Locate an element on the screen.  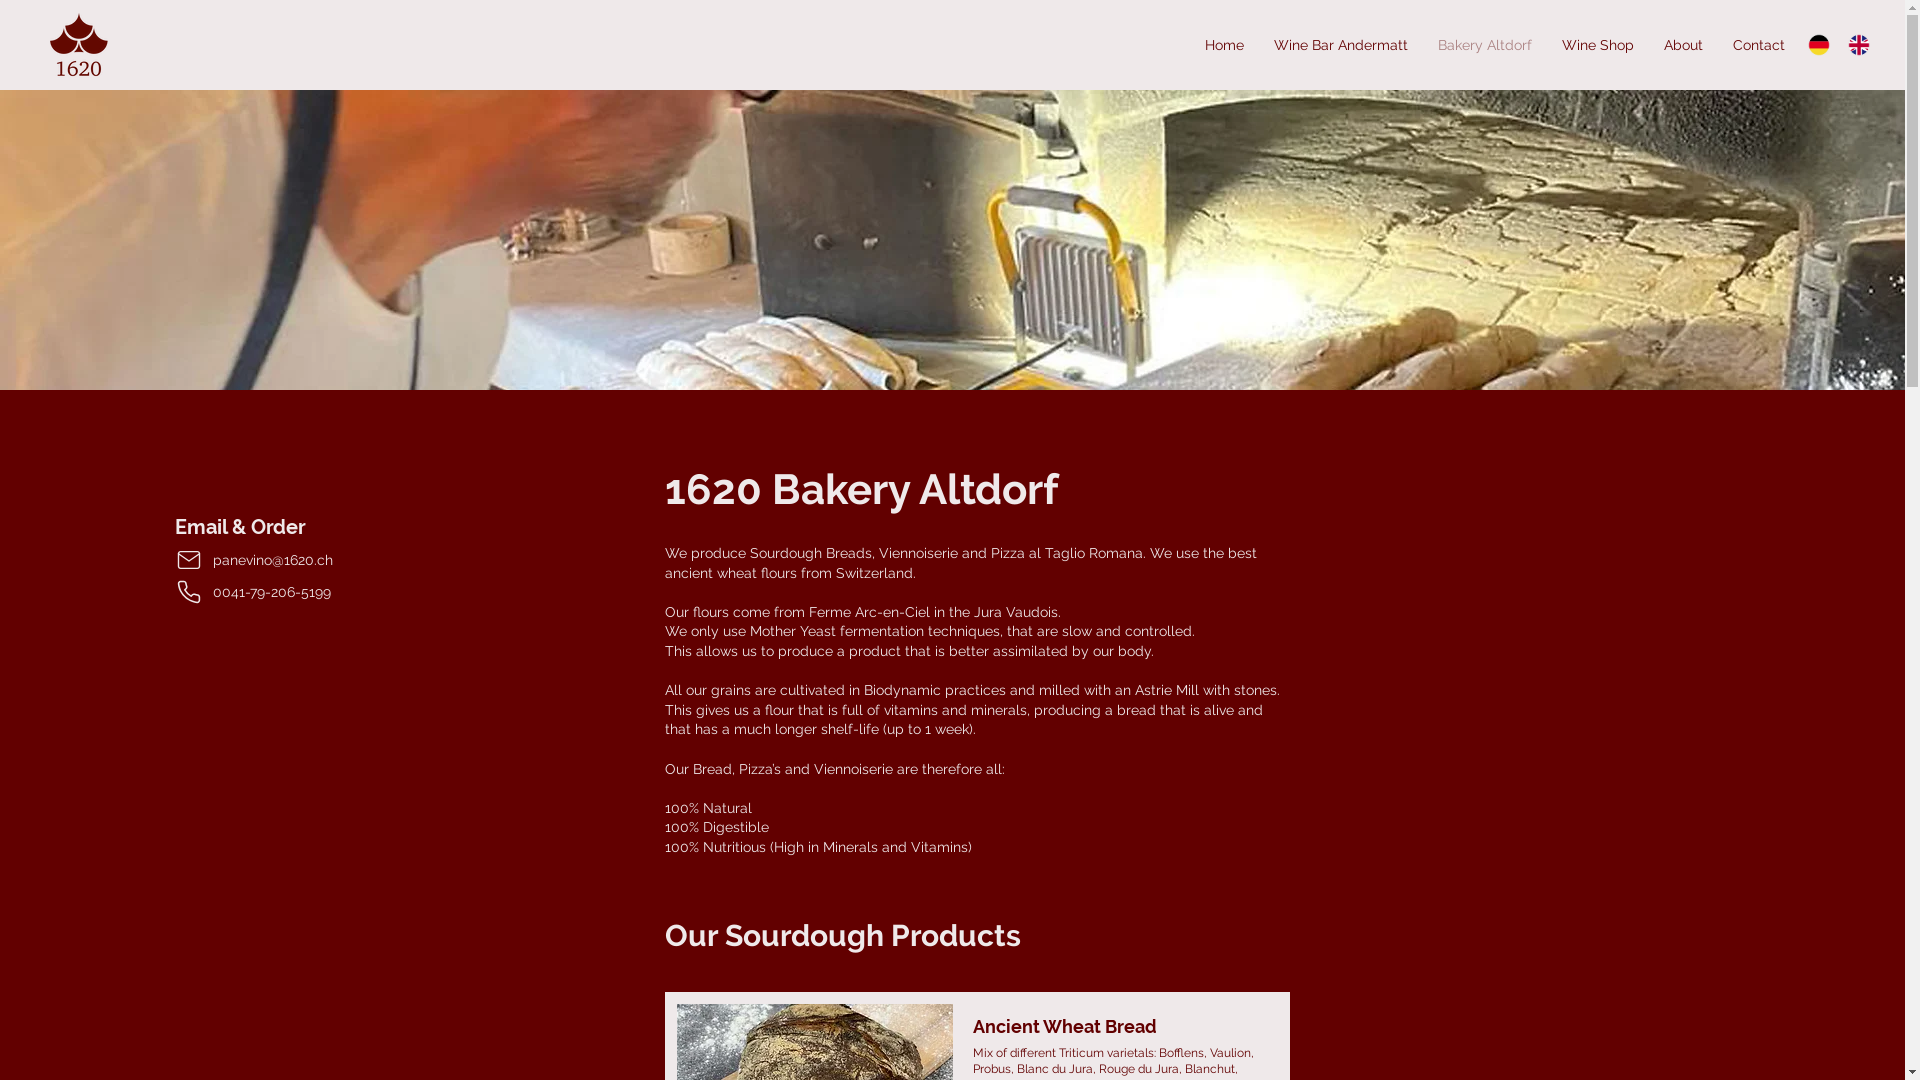
'Bakery Altdorf' is located at coordinates (1484, 45).